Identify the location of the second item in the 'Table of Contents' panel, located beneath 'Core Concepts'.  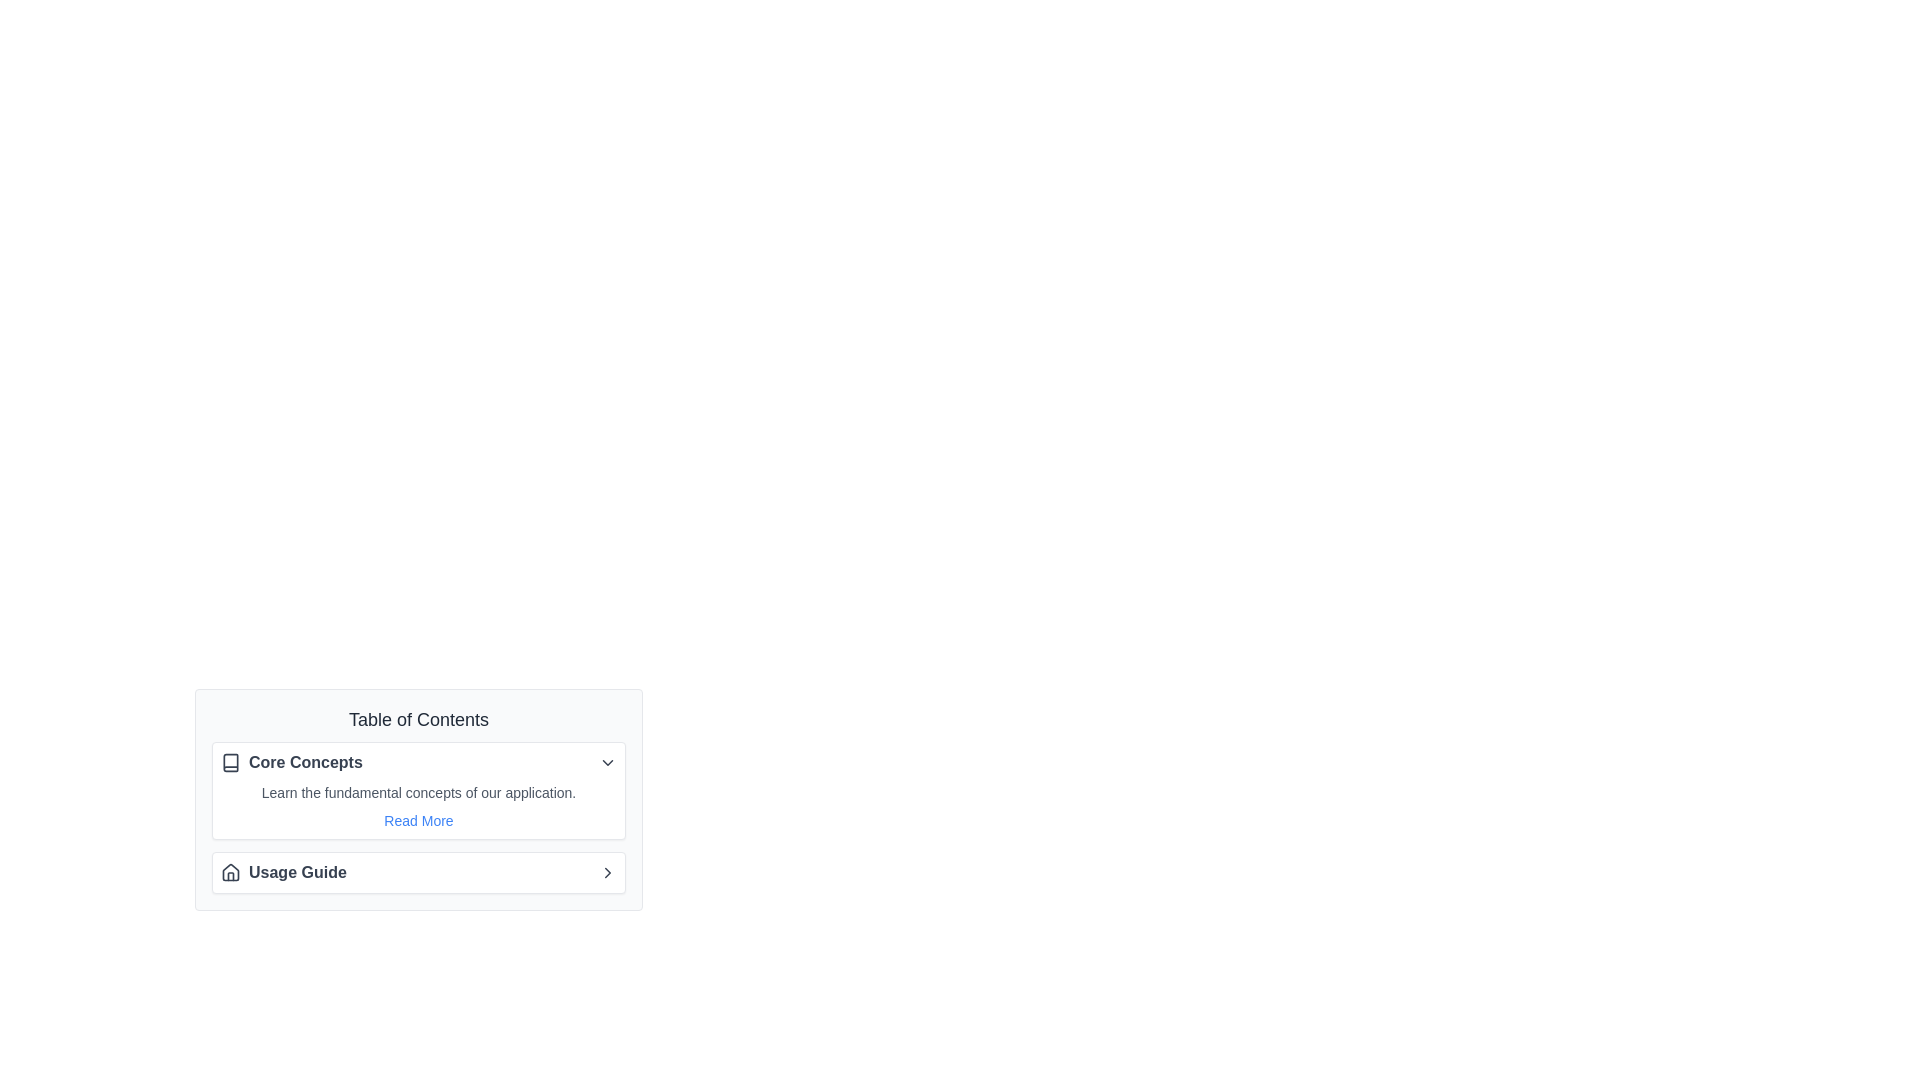
(417, 871).